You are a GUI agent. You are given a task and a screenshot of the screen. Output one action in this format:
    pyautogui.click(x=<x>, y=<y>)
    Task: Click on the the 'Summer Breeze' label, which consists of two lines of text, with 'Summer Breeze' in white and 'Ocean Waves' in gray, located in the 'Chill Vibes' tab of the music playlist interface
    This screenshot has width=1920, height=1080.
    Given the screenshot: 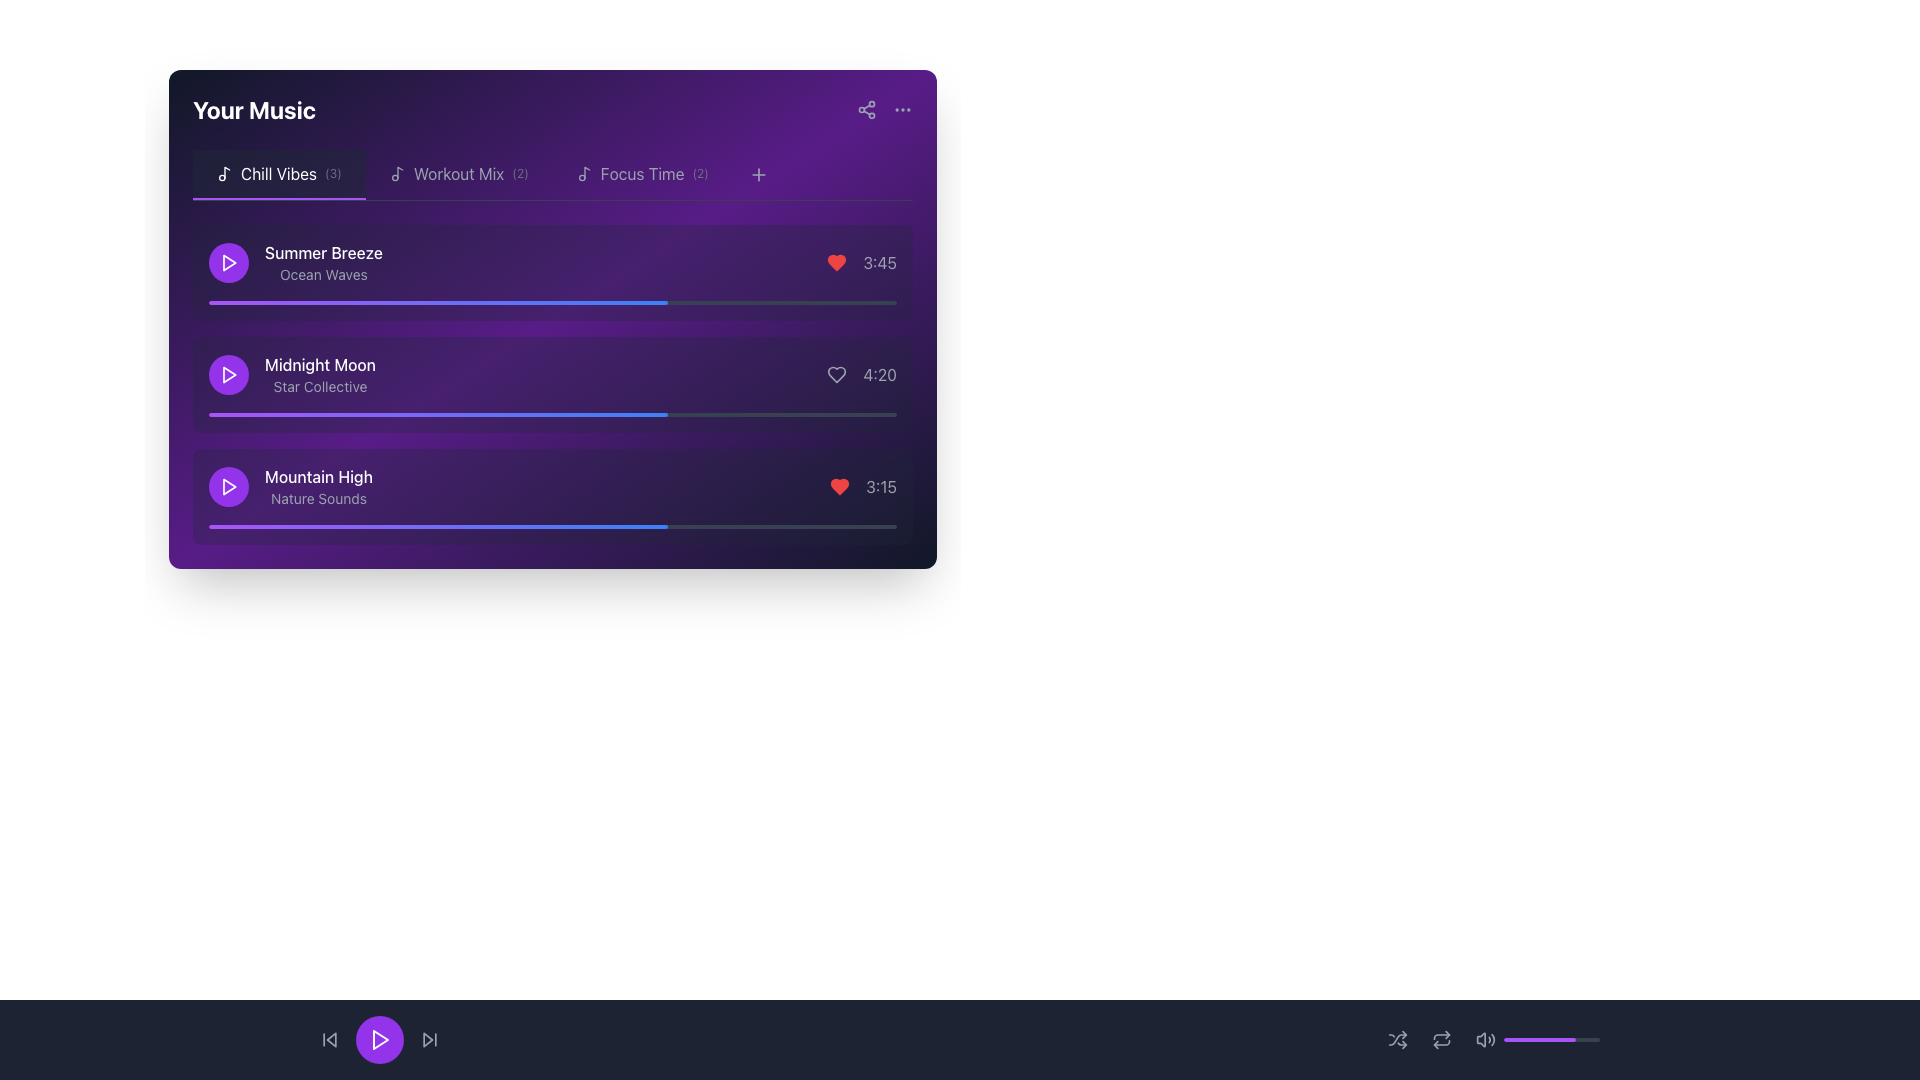 What is the action you would take?
    pyautogui.click(x=294, y=261)
    